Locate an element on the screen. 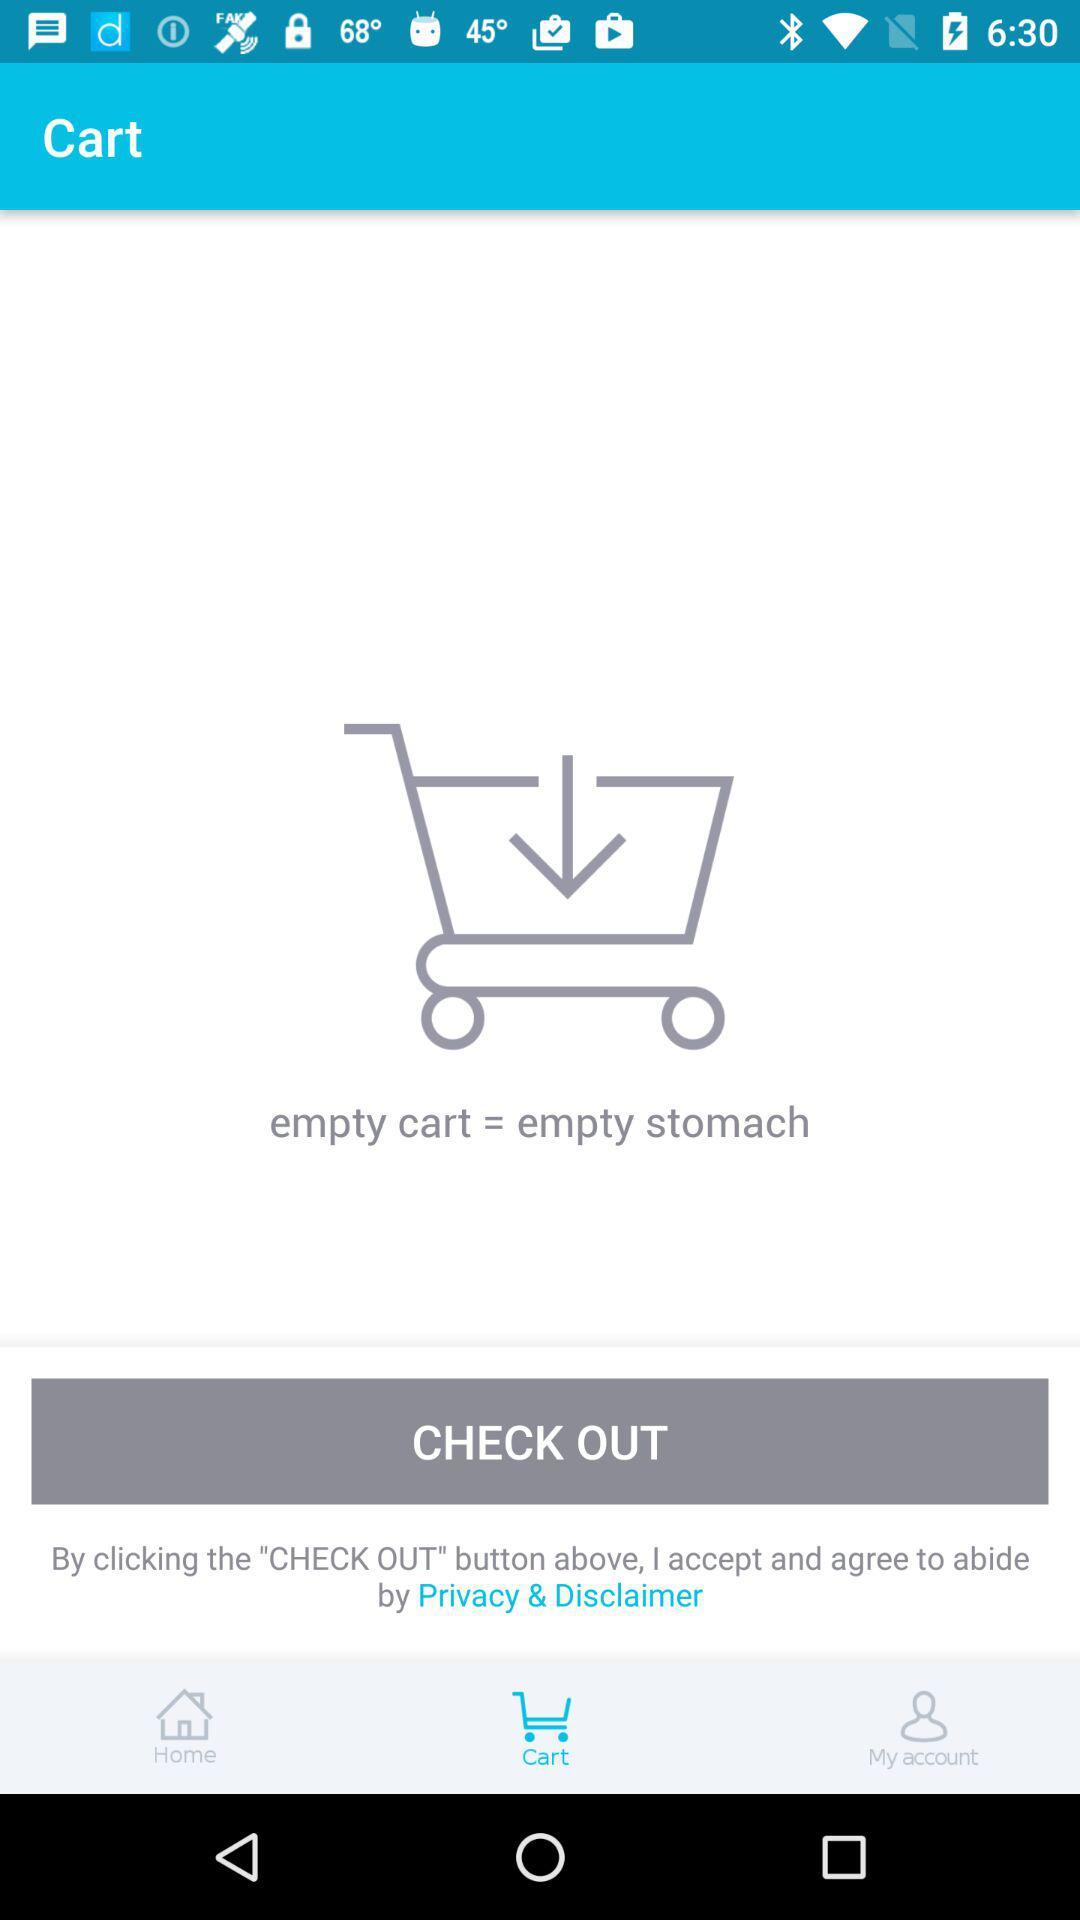 The height and width of the screenshot is (1920, 1080). home page is located at coordinates (180, 1727).